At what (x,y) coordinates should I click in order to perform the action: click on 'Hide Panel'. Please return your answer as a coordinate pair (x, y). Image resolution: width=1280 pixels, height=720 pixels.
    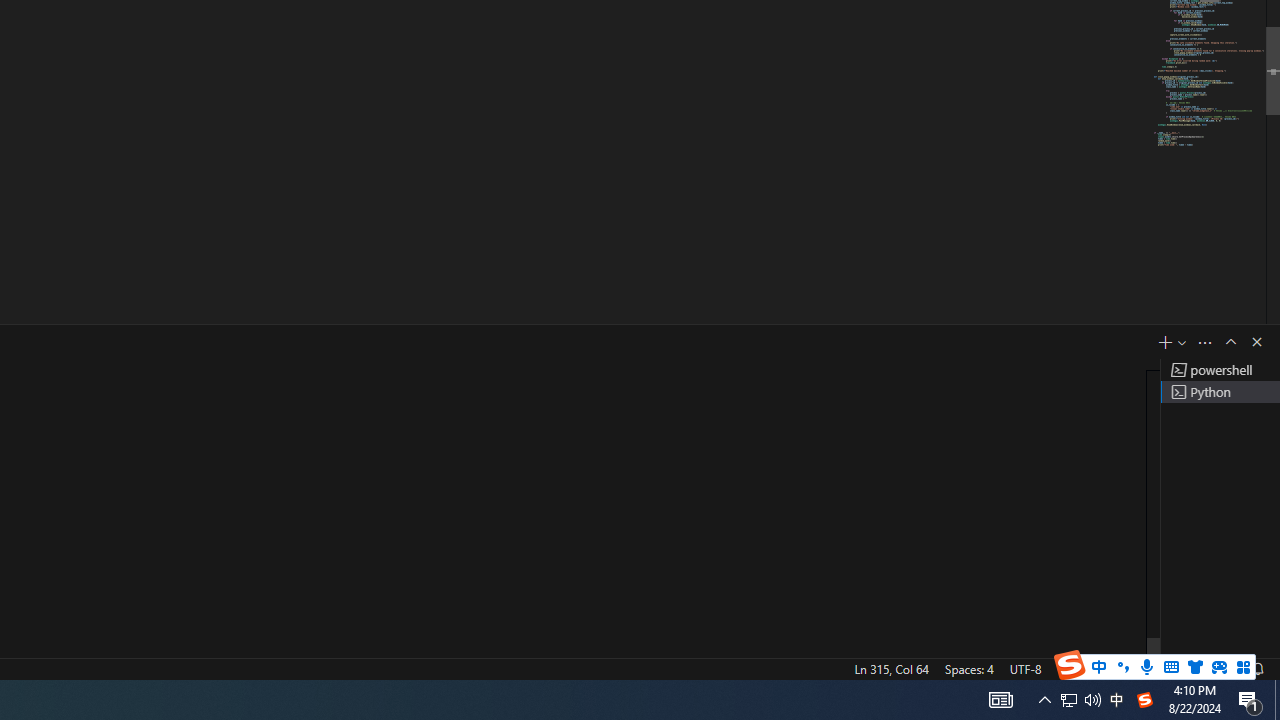
    Looking at the image, I should click on (1255, 341).